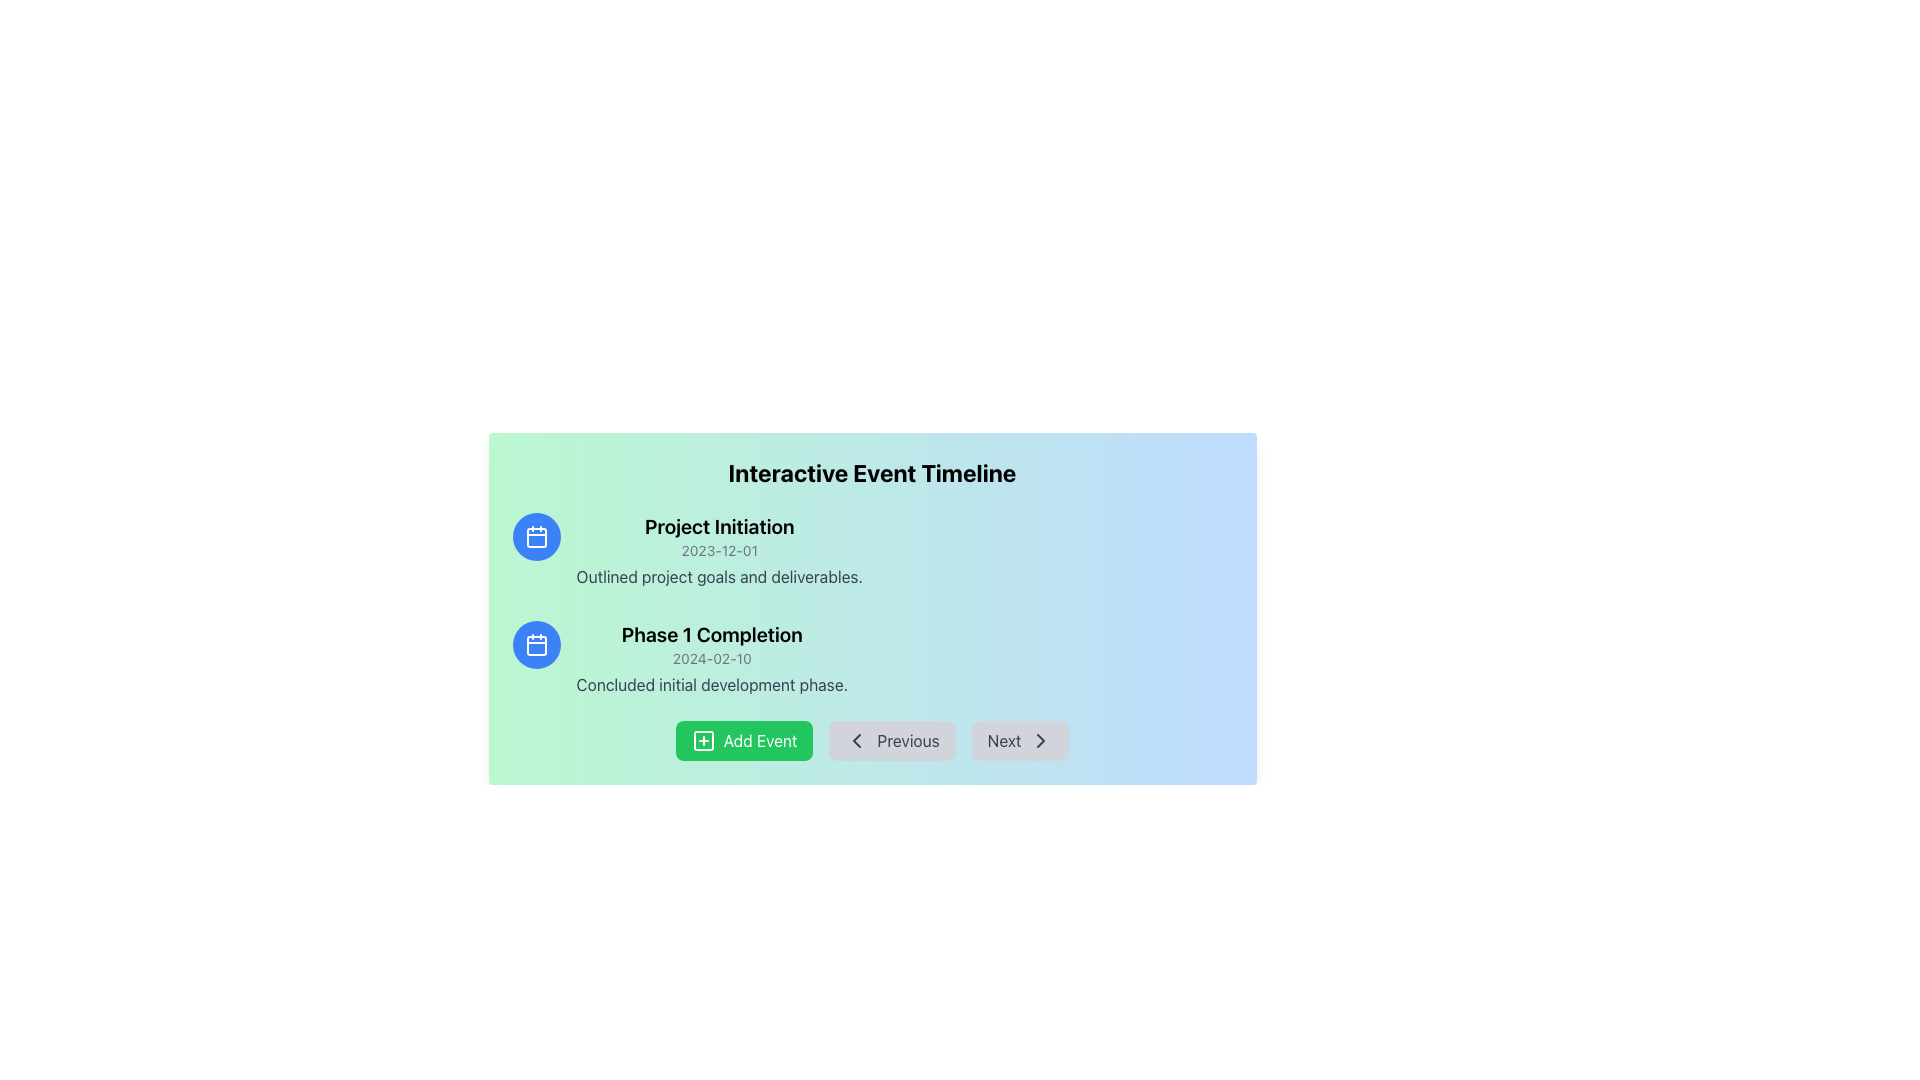 The image size is (1920, 1080). Describe the element at coordinates (719, 551) in the screenshot. I see `the text label displaying the date associated with the 'Project Initiation' event in the timeline, which is located below the title and above the description` at that location.